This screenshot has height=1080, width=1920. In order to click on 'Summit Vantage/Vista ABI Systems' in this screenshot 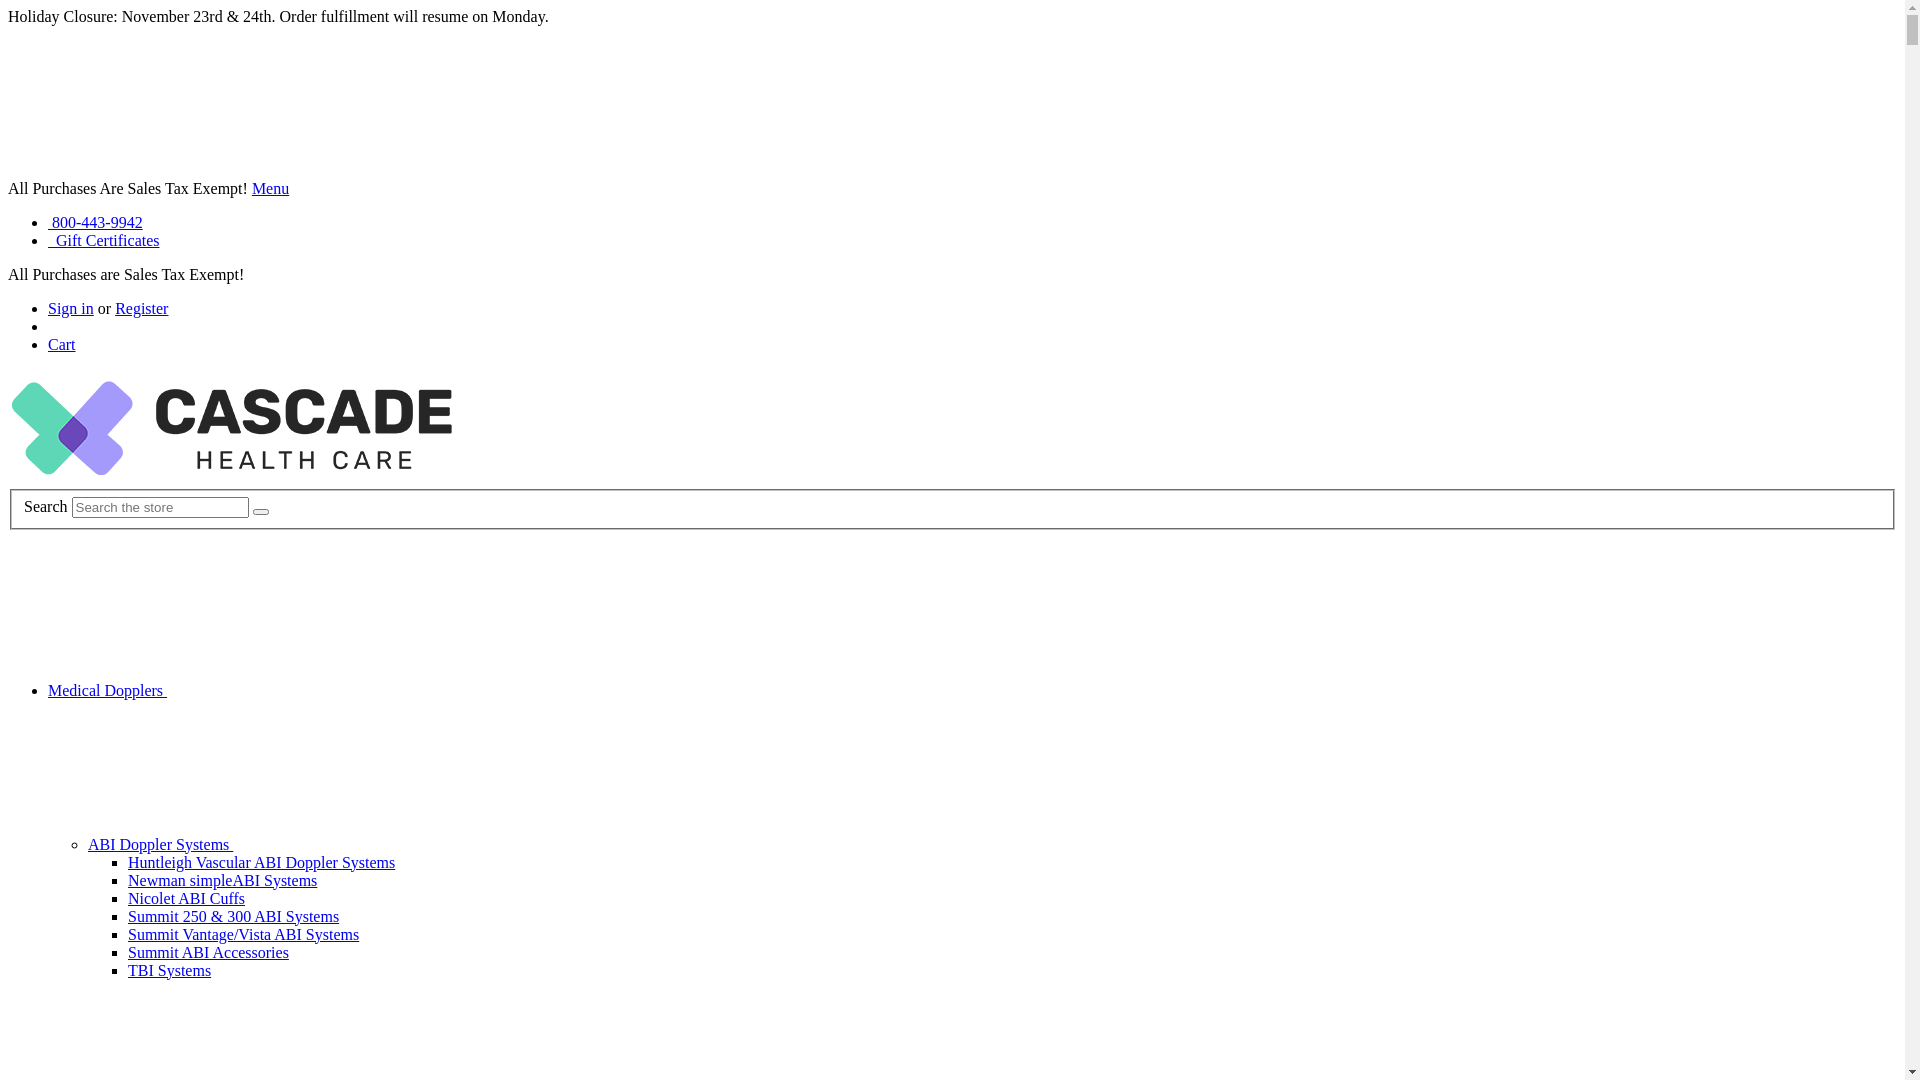, I will do `click(242, 934)`.